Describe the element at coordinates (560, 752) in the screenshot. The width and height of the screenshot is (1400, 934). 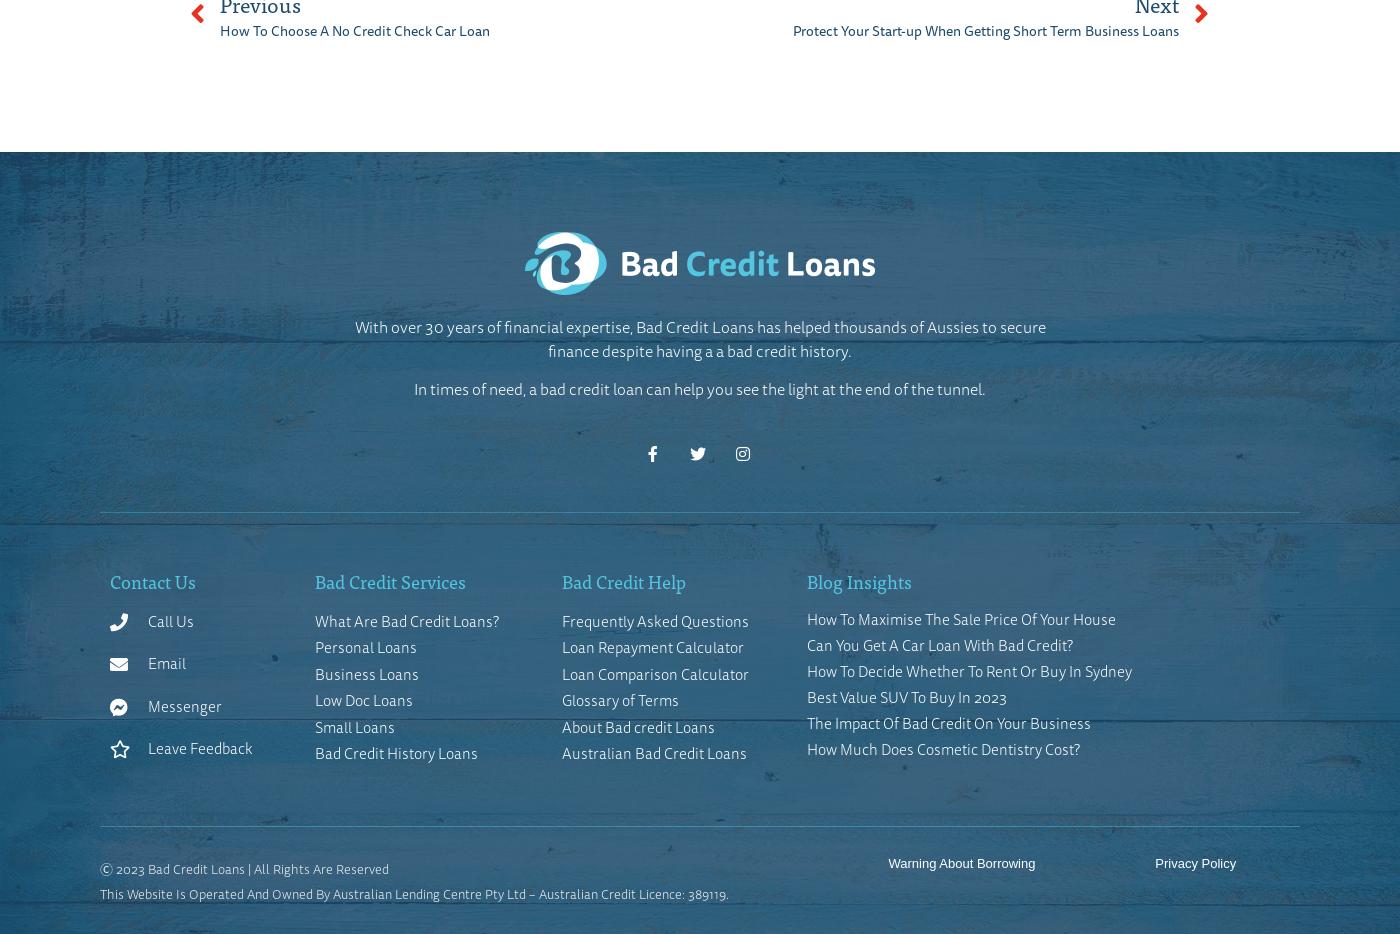
I see `'Australian Bad Credit Loans'` at that location.